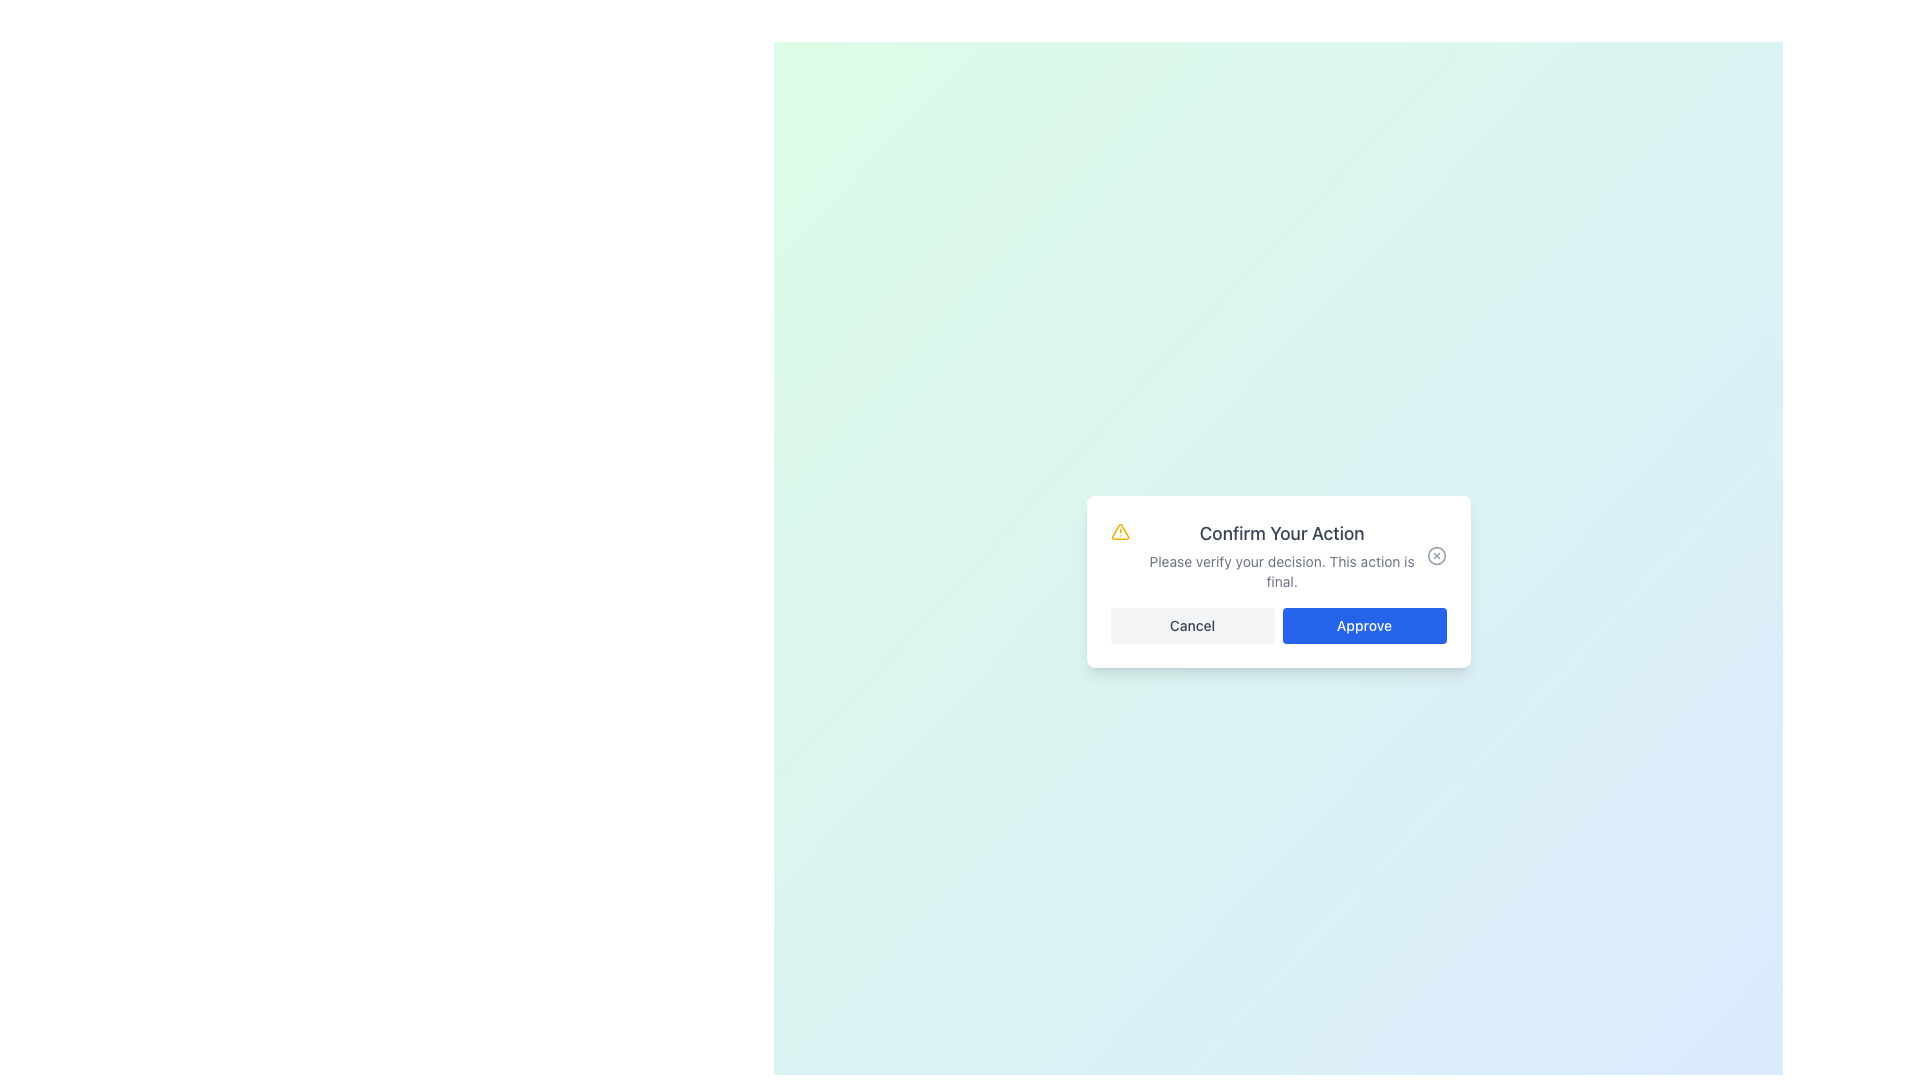 This screenshot has width=1920, height=1080. I want to click on the triangular warning icon with a yellow outline located at the top-left corner of the confirmation dialog's header area, so click(1120, 531).